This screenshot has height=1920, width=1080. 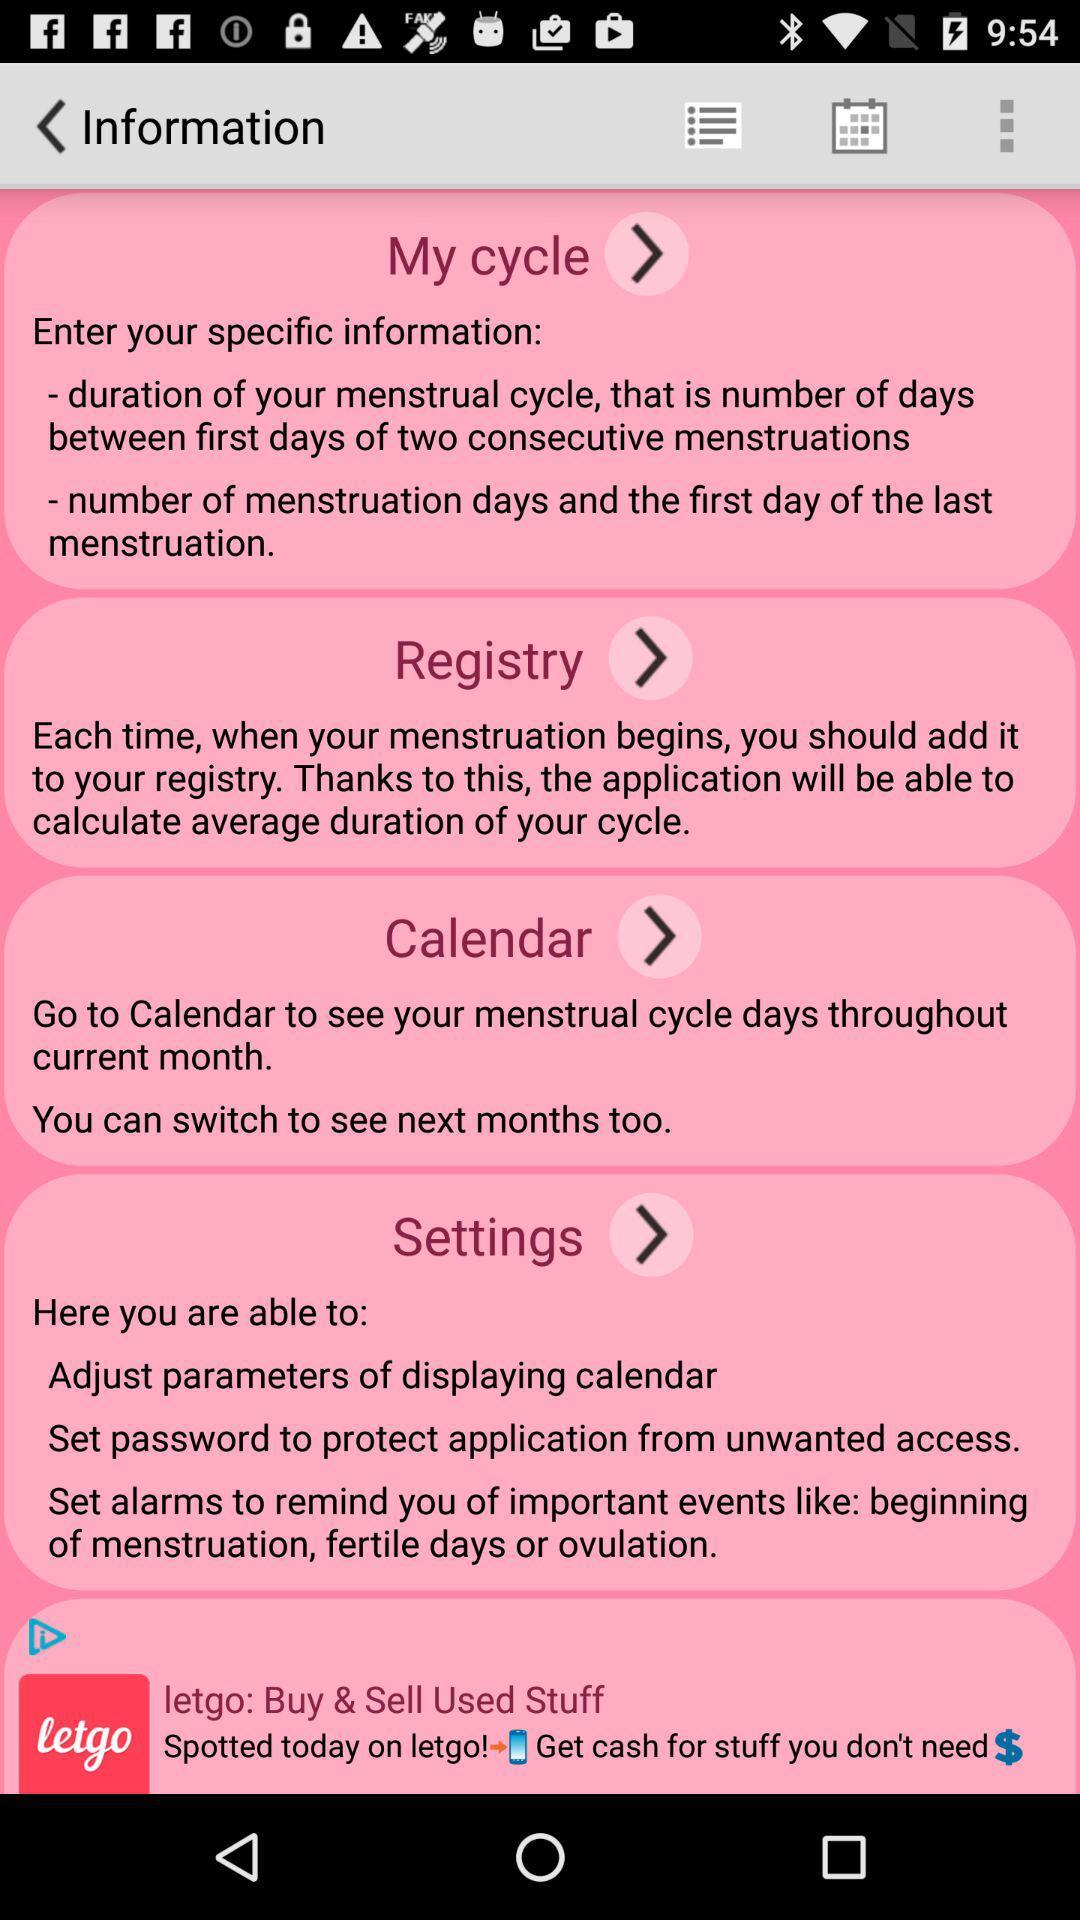 What do you see at coordinates (650, 658) in the screenshot?
I see `app above the each time when item` at bounding box center [650, 658].